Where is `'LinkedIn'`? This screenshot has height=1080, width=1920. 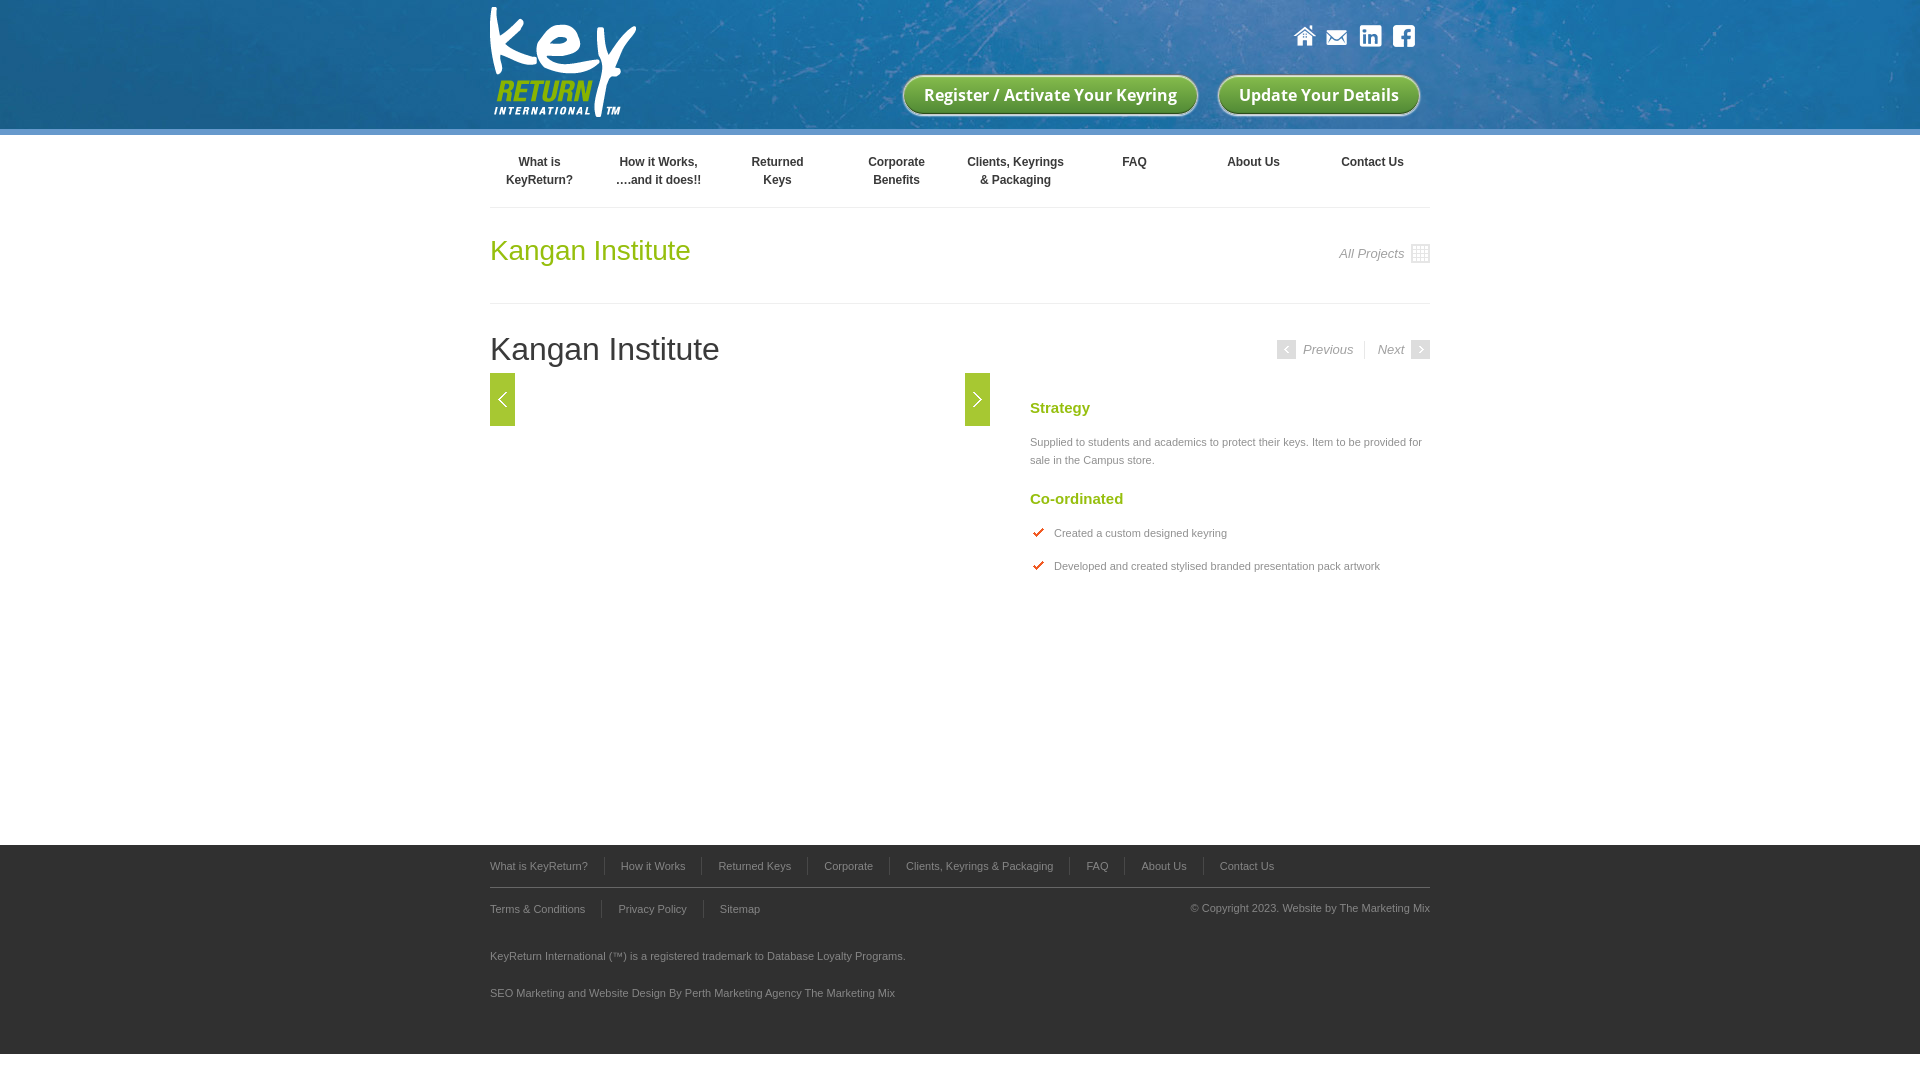
'LinkedIn' is located at coordinates (1358, 37).